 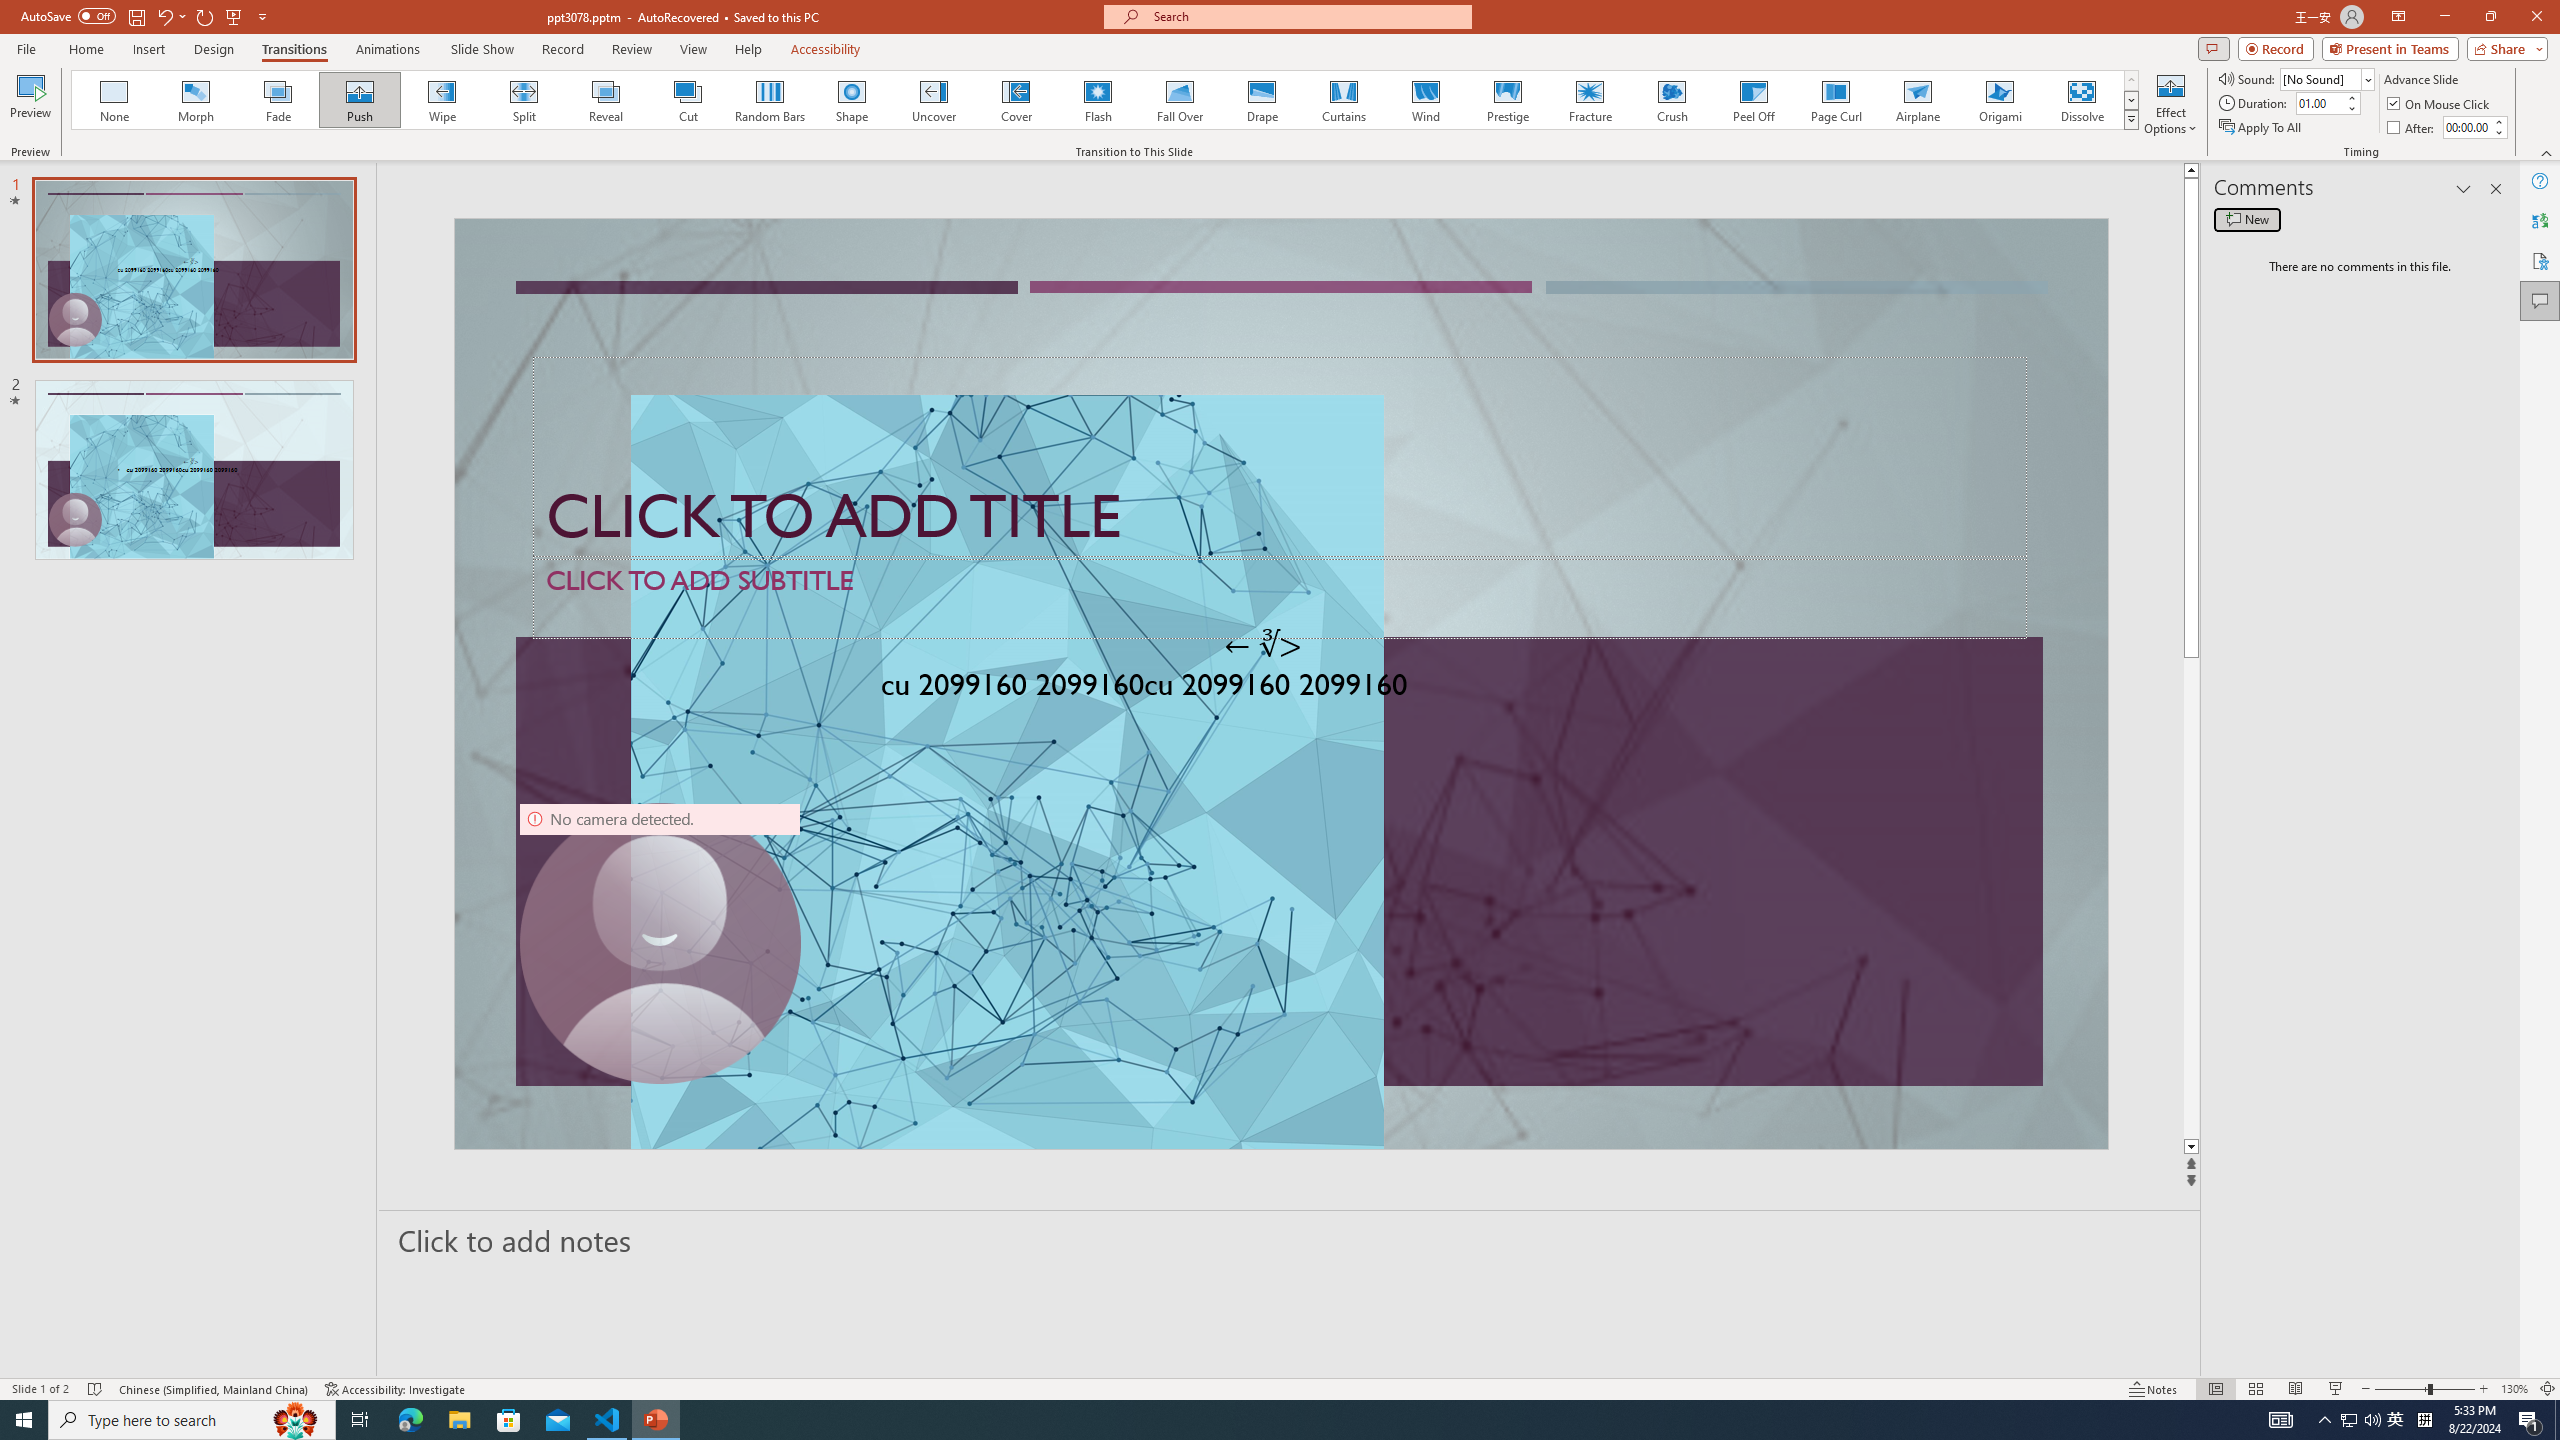 What do you see at coordinates (1263, 644) in the screenshot?
I see `'TextBox 7'` at bounding box center [1263, 644].